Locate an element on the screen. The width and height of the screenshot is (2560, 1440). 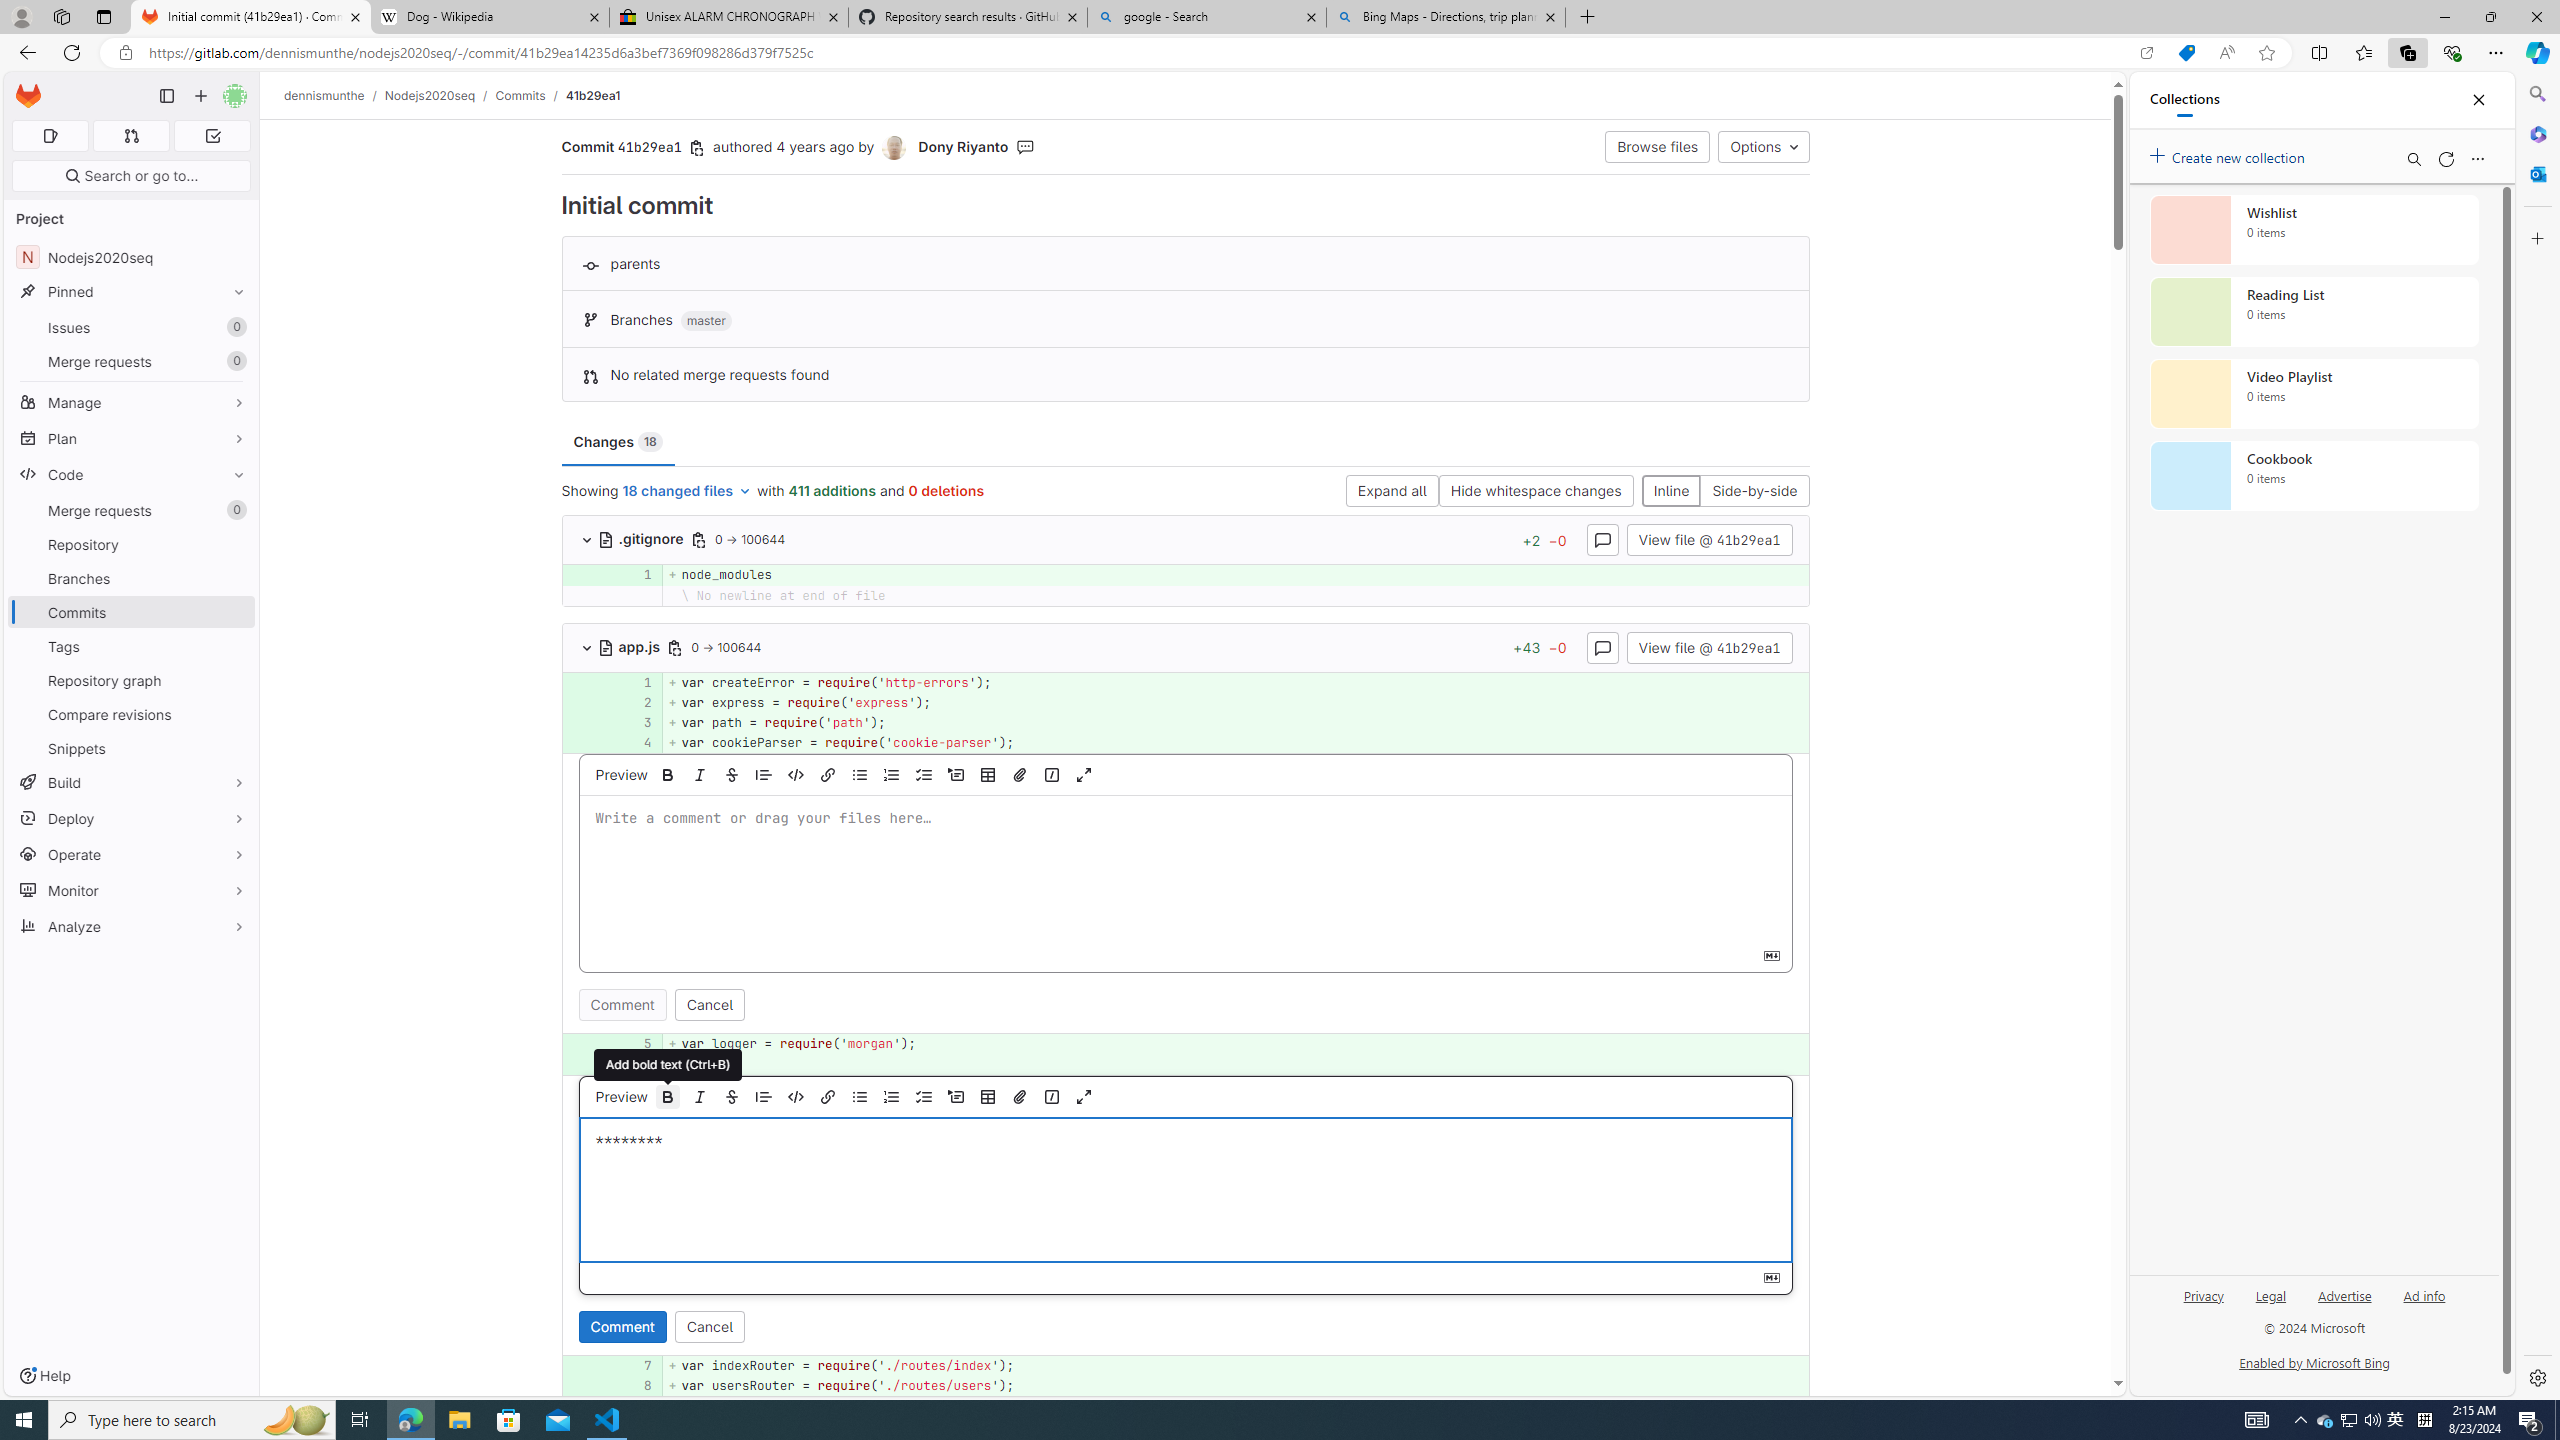
'18 changed files' is located at coordinates (686, 490).